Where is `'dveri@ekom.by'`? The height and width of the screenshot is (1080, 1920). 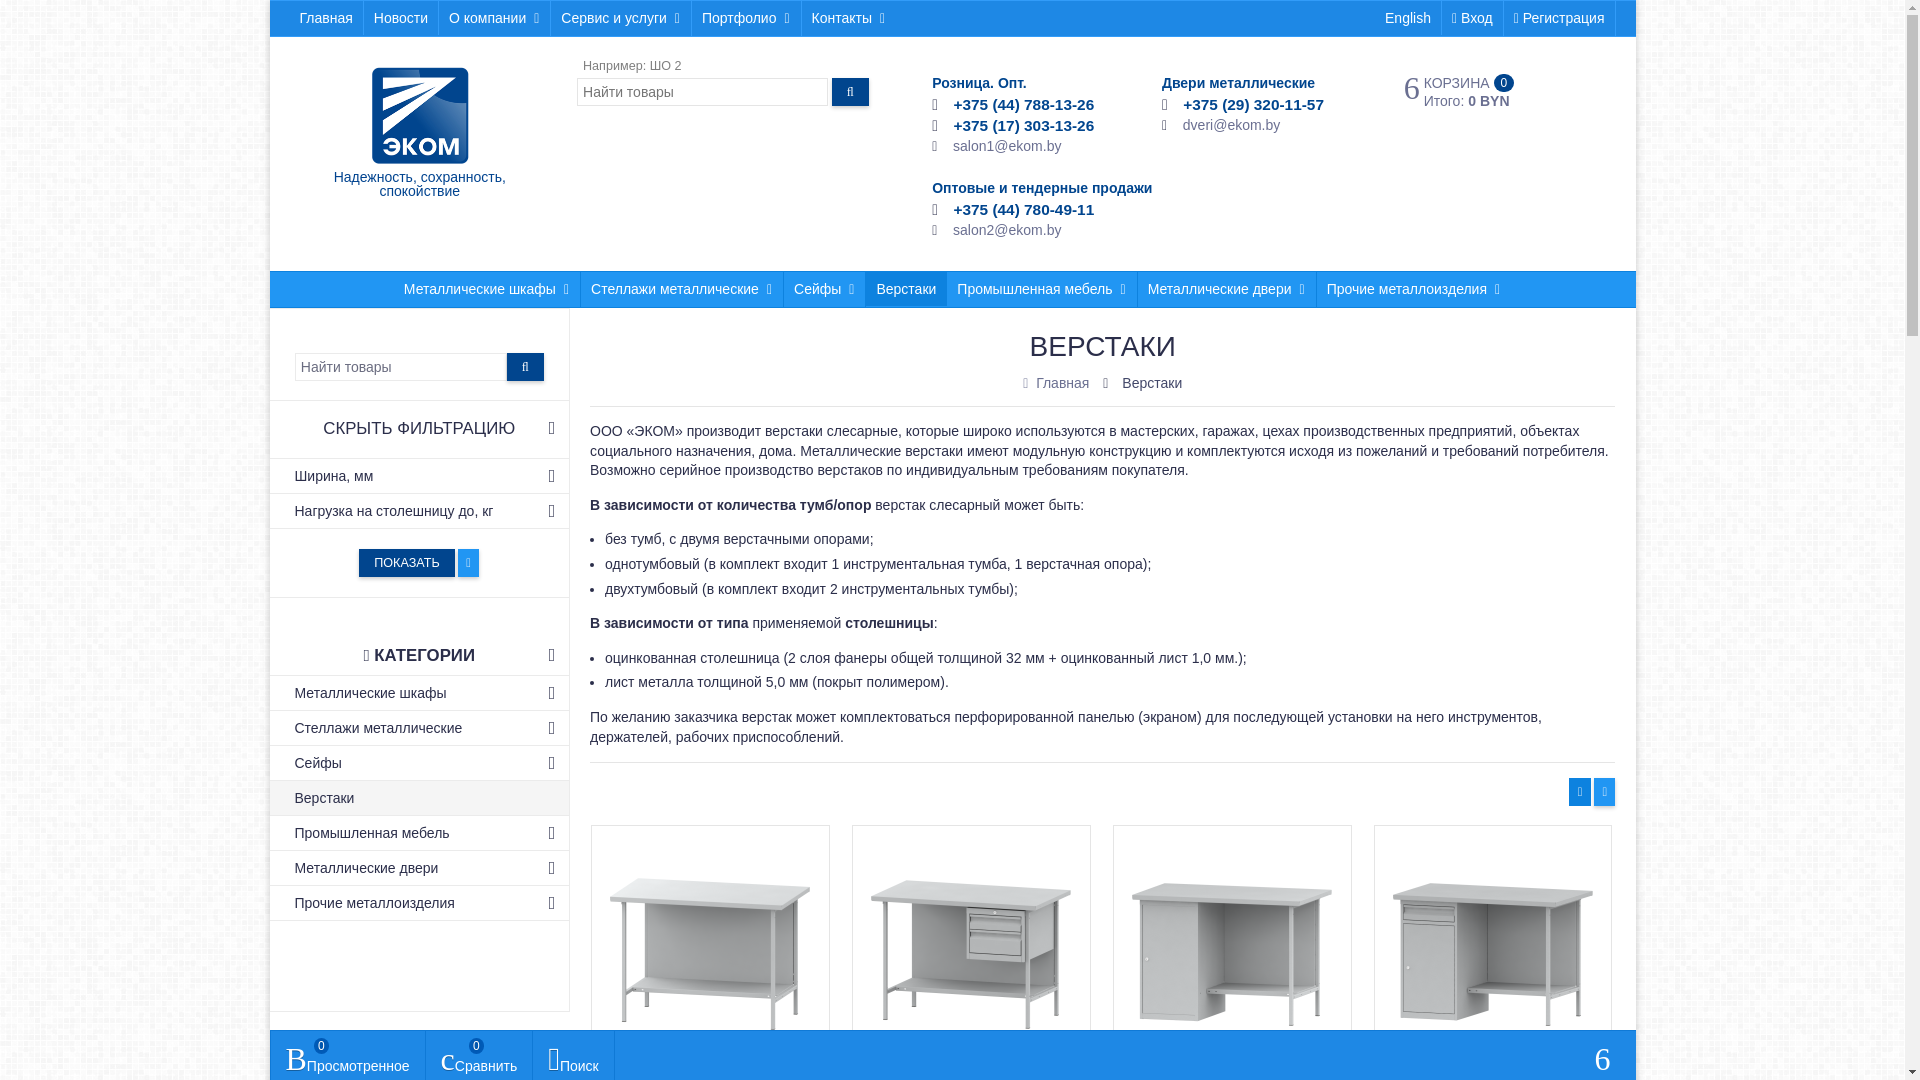
'dveri@ekom.by' is located at coordinates (1182, 124).